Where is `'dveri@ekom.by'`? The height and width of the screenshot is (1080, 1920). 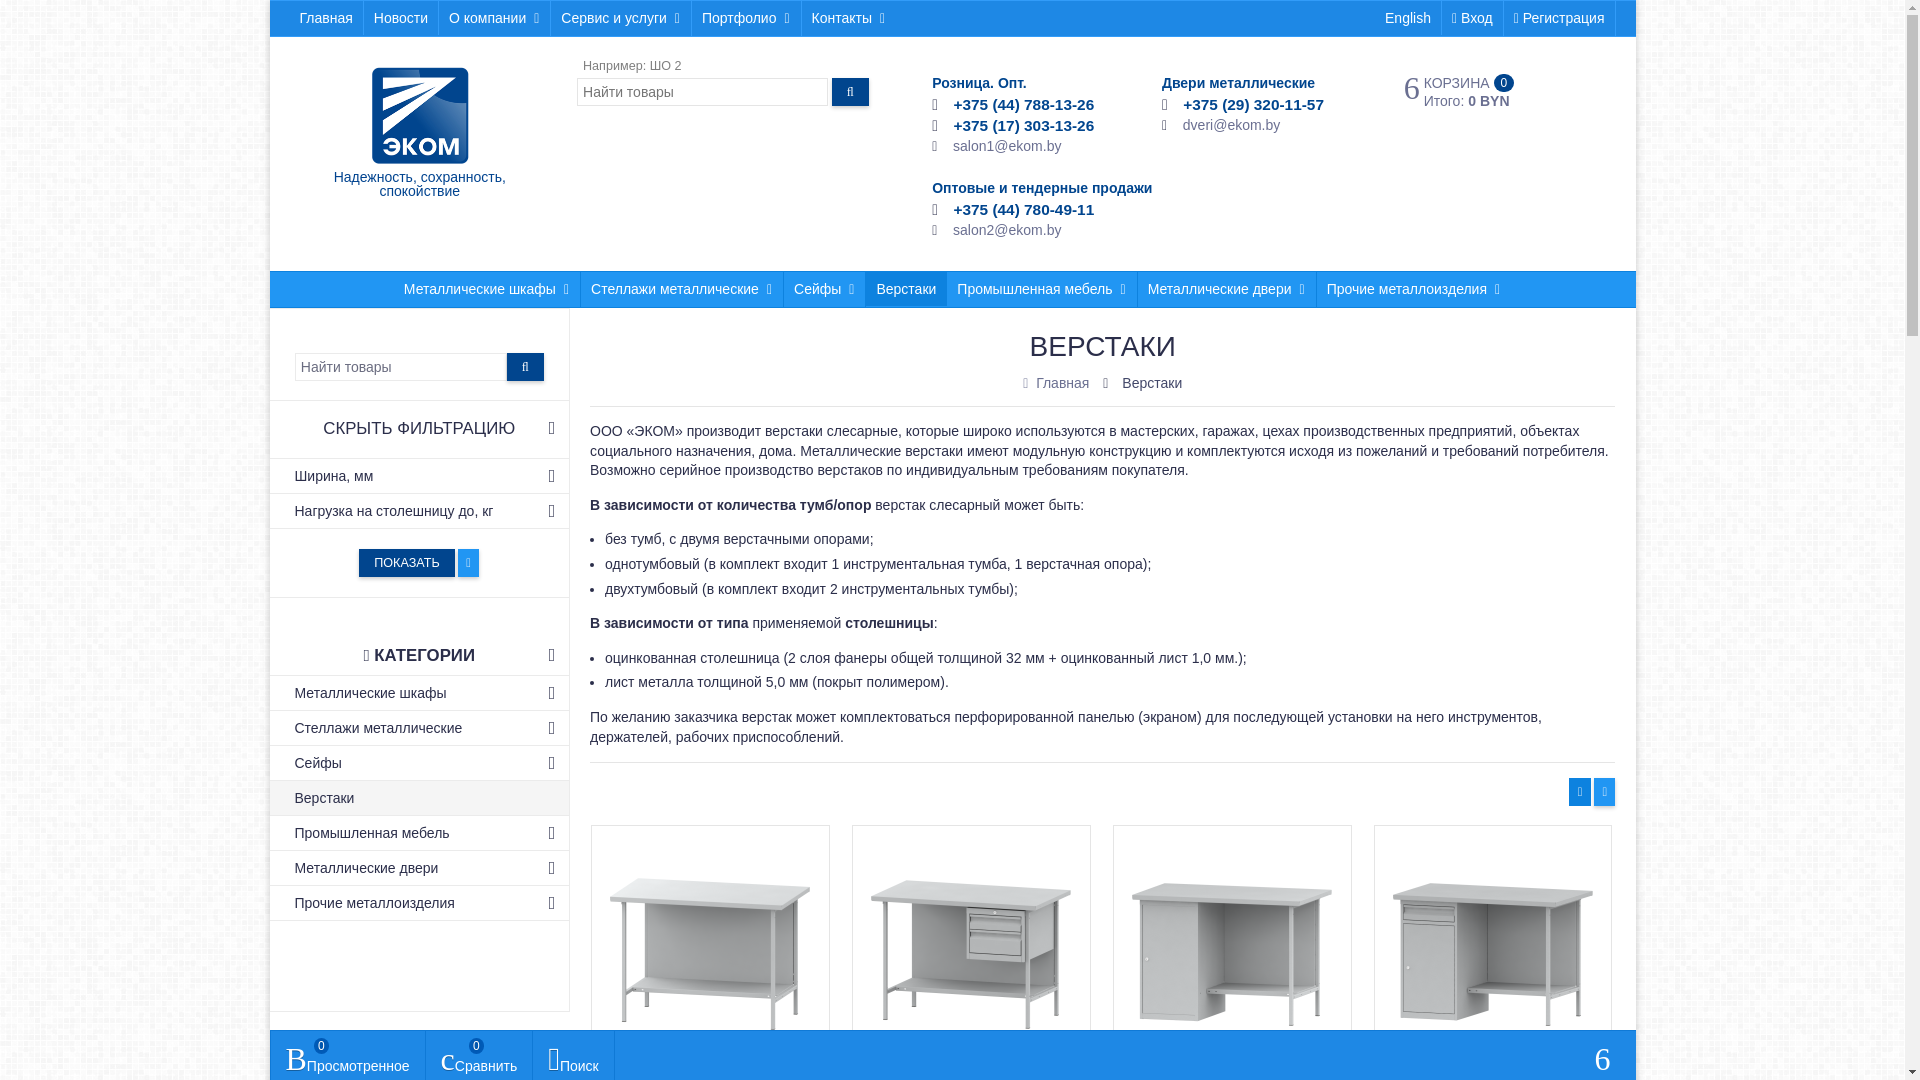
'dveri@ekom.by' is located at coordinates (1182, 124).